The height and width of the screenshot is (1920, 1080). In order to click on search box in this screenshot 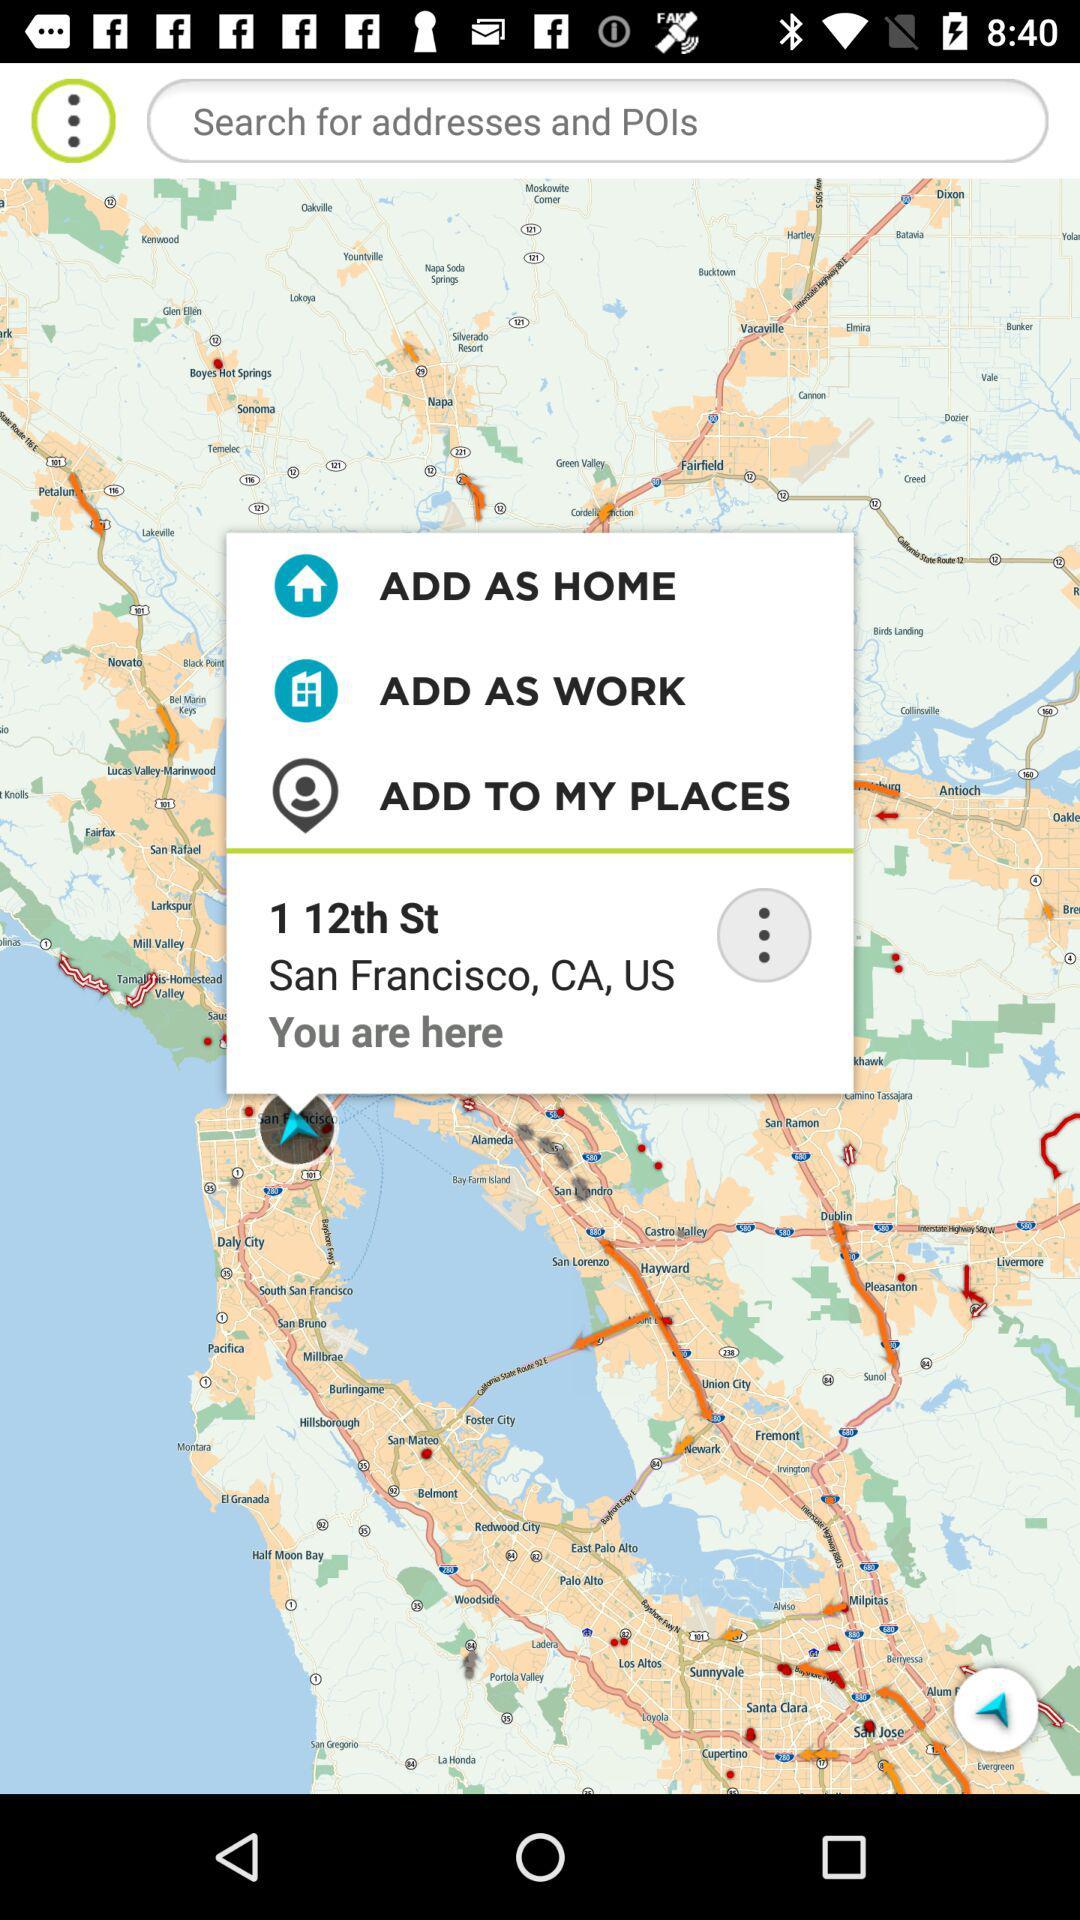, I will do `click(596, 119)`.